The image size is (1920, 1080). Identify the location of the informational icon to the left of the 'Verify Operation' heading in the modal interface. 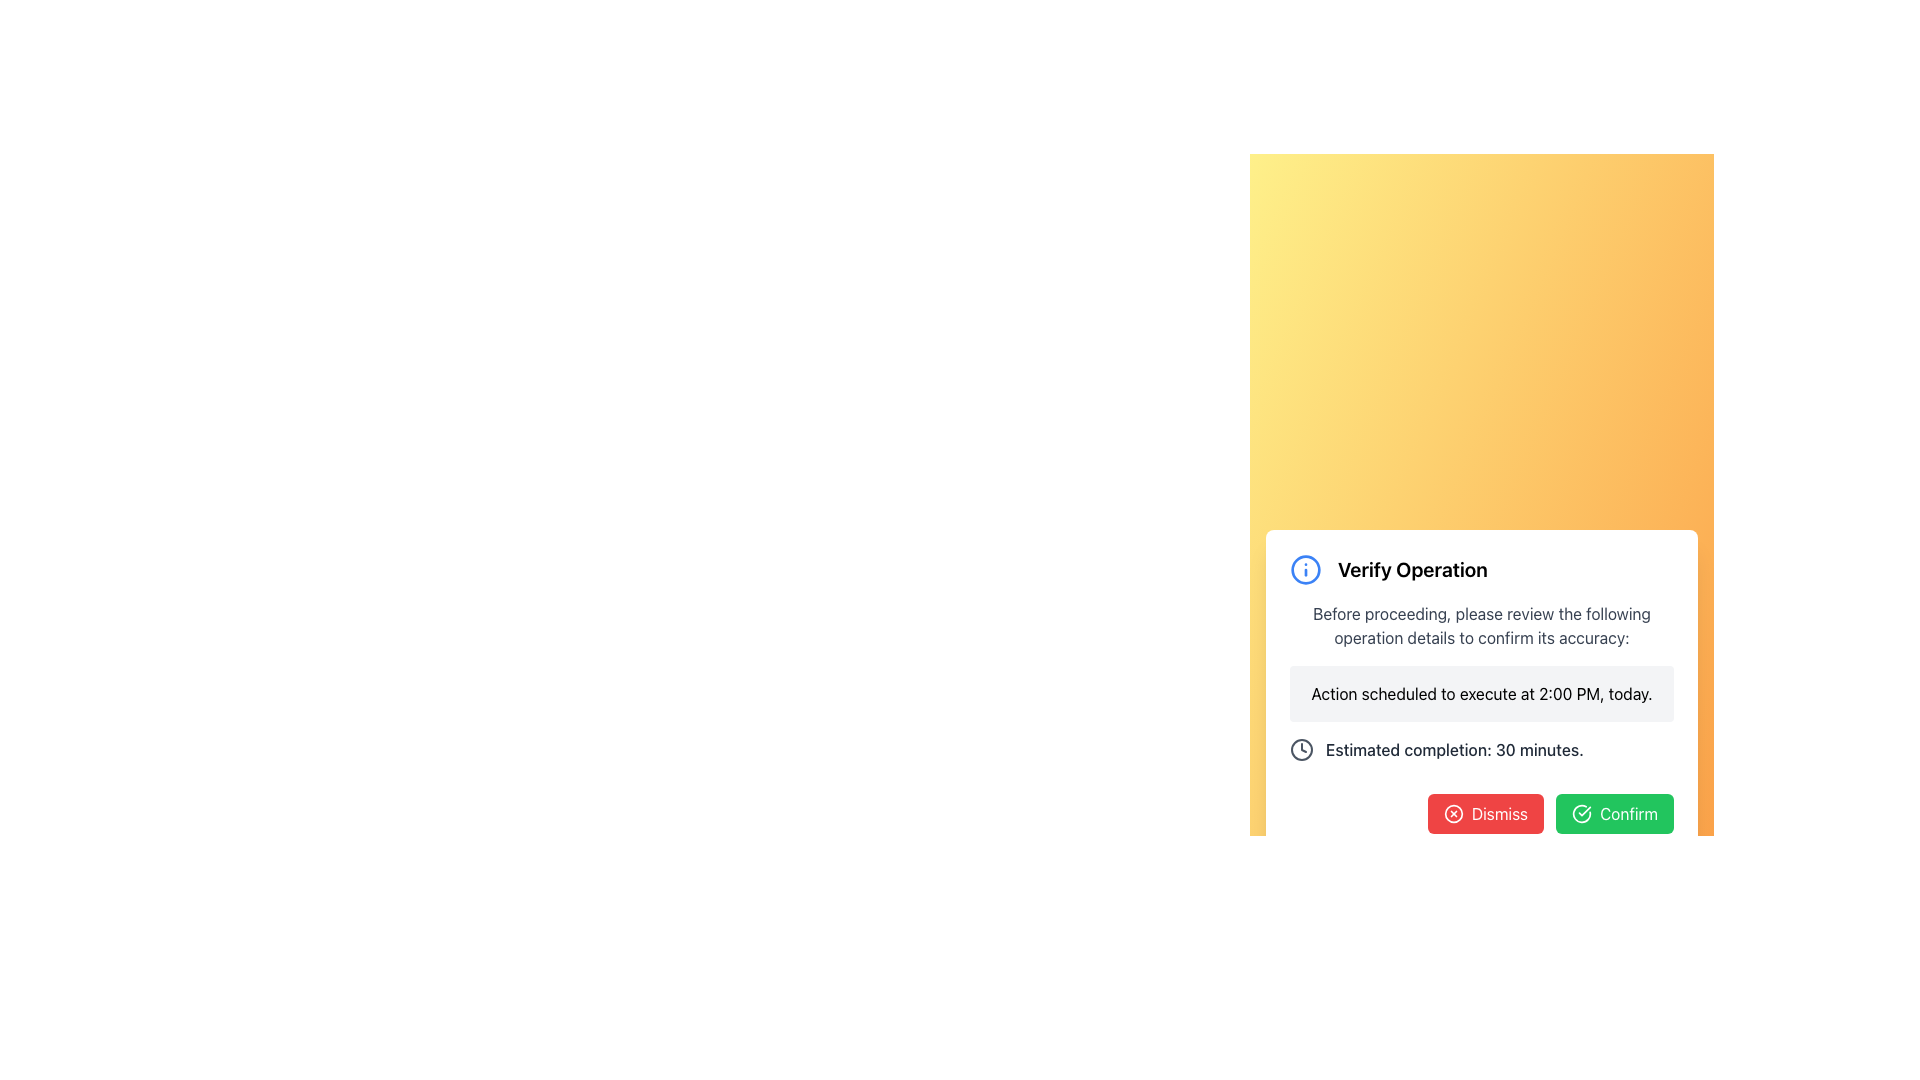
(1305, 570).